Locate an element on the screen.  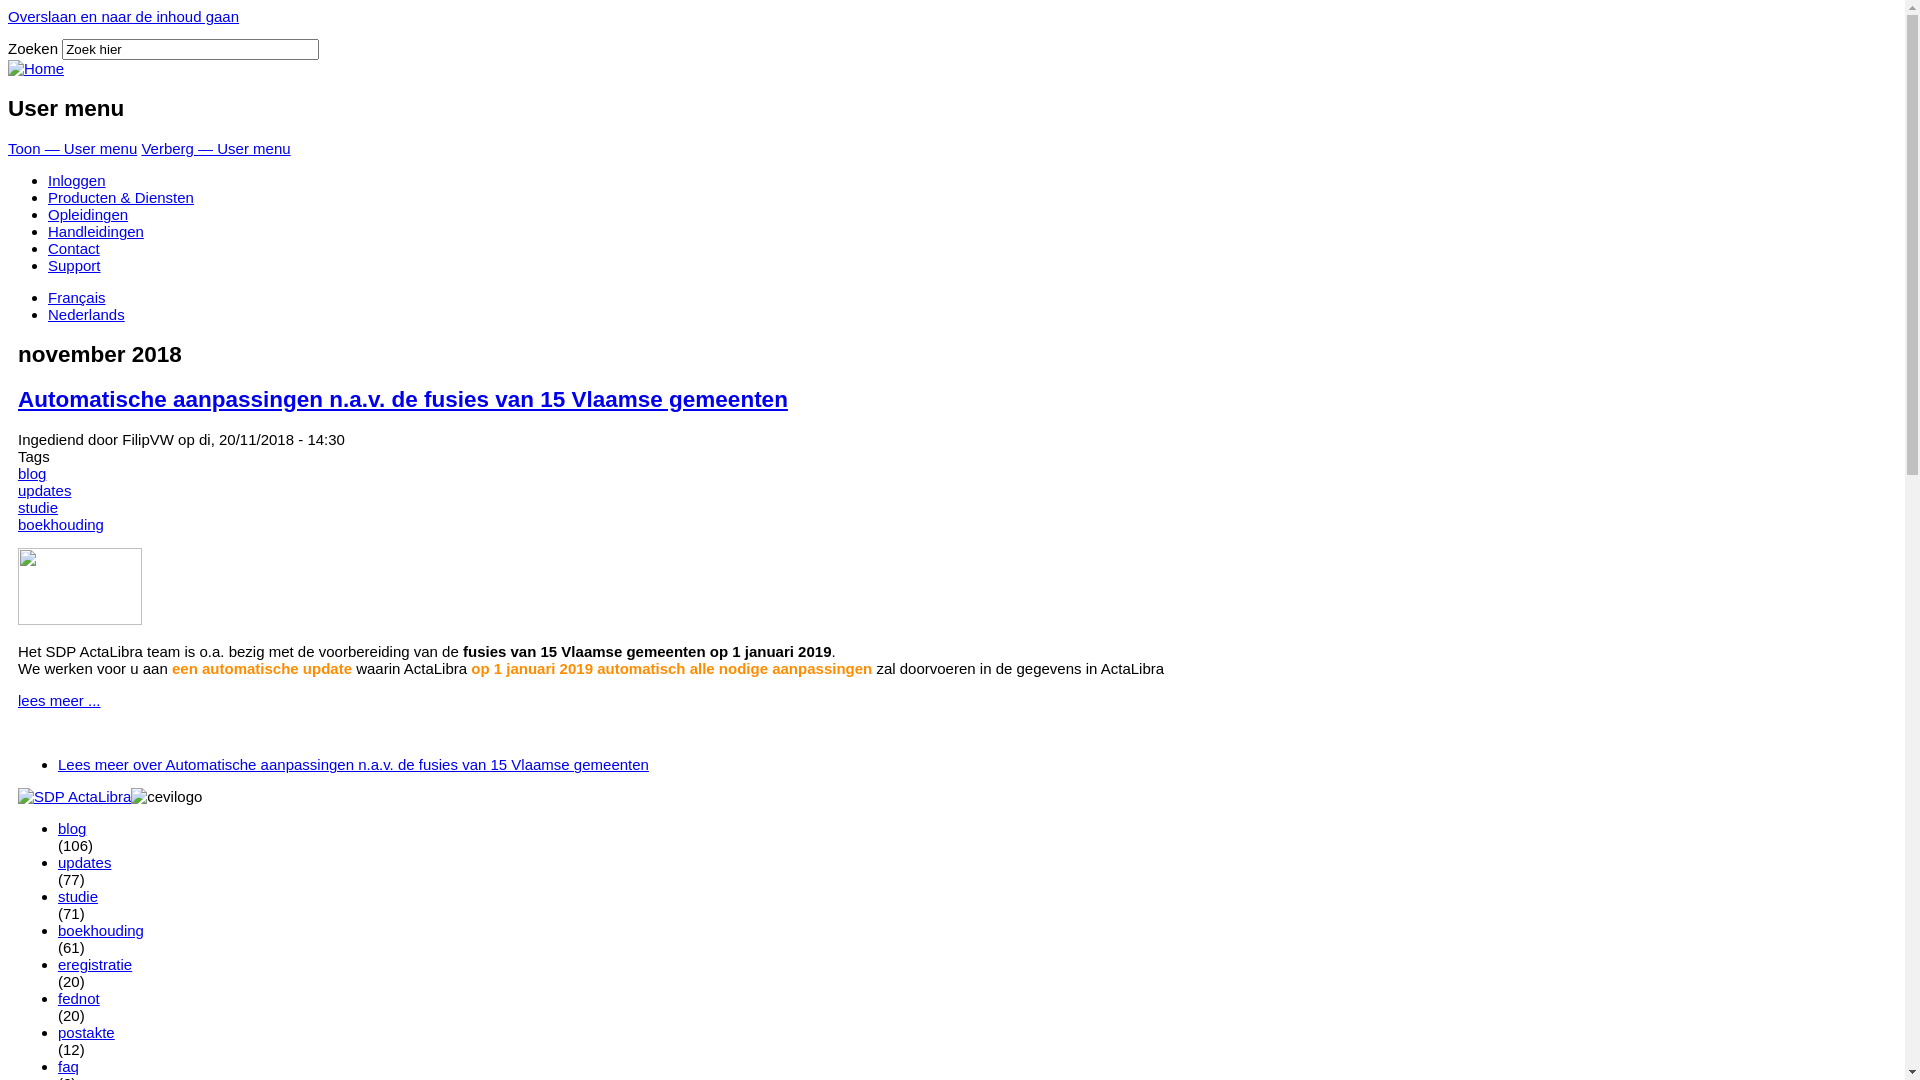
'boekhouding' is located at coordinates (61, 523).